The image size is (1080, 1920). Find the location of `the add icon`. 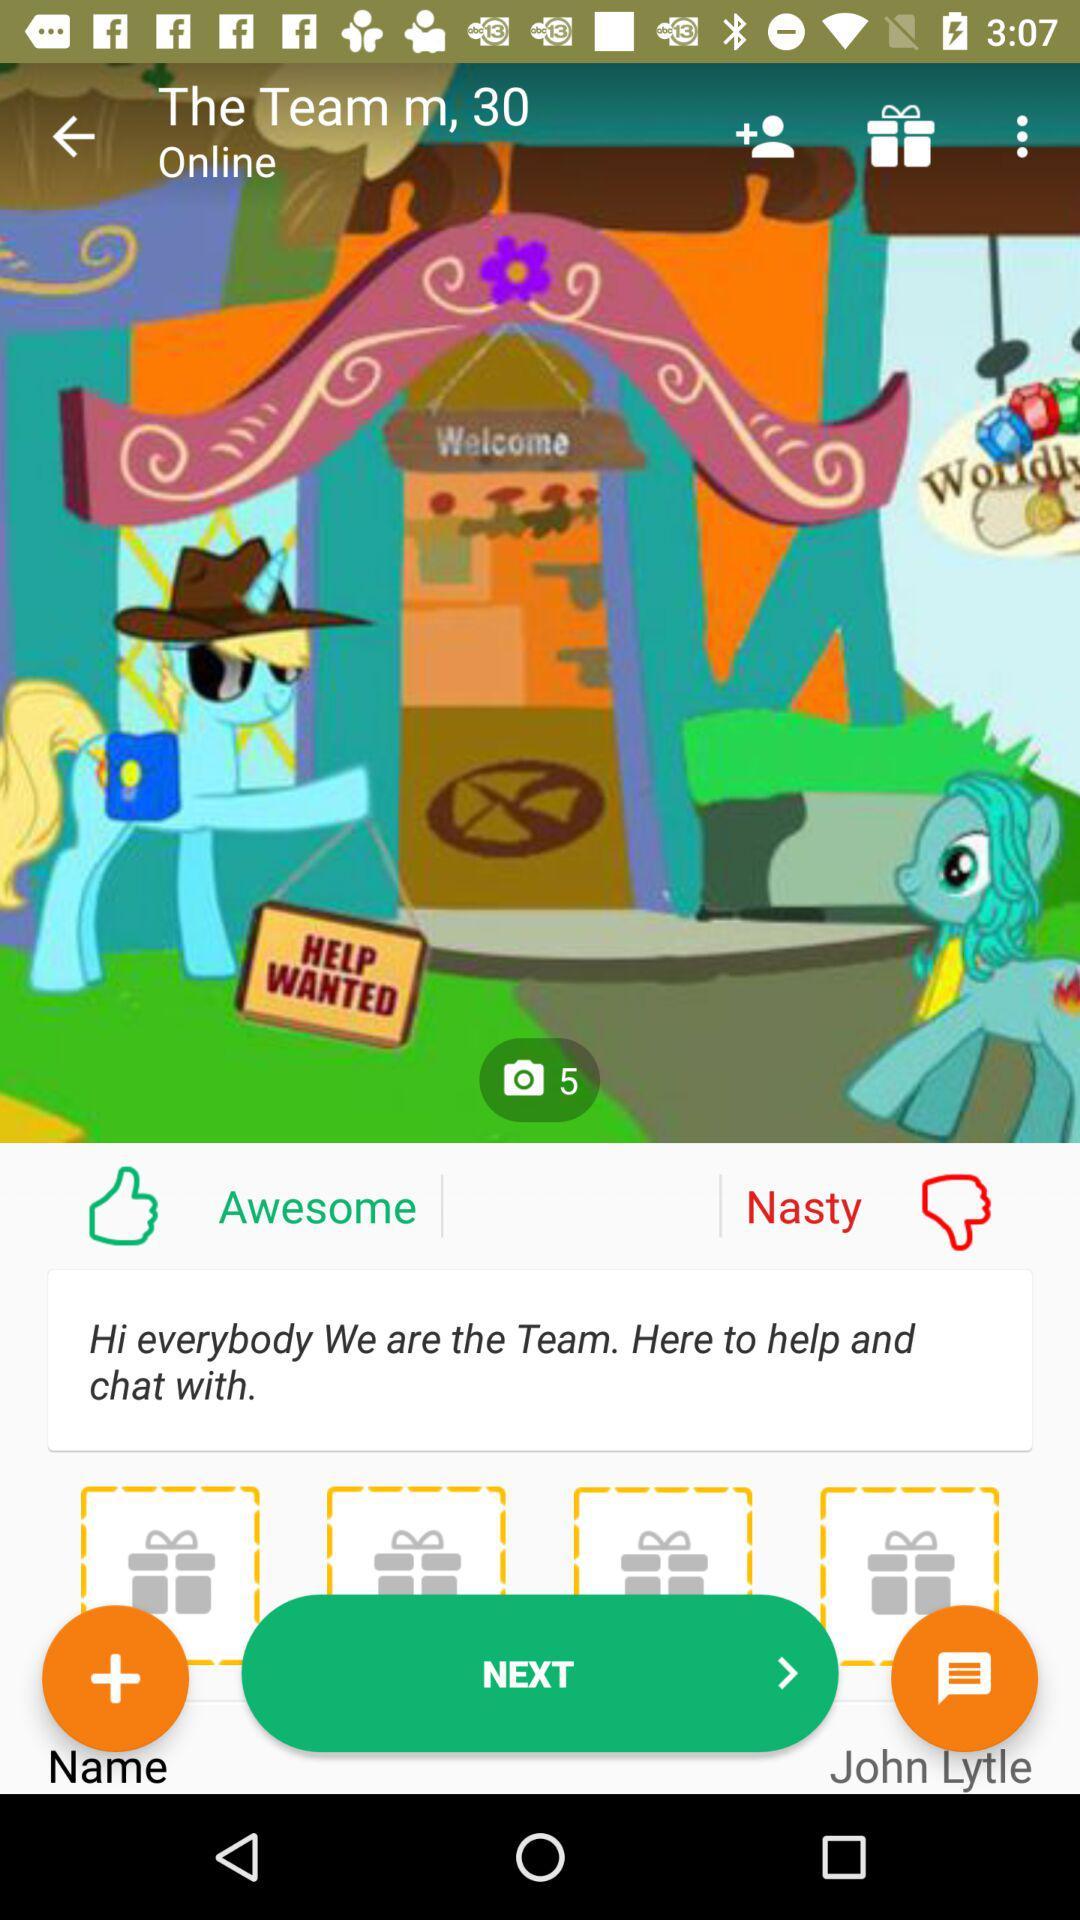

the add icon is located at coordinates (115, 1678).